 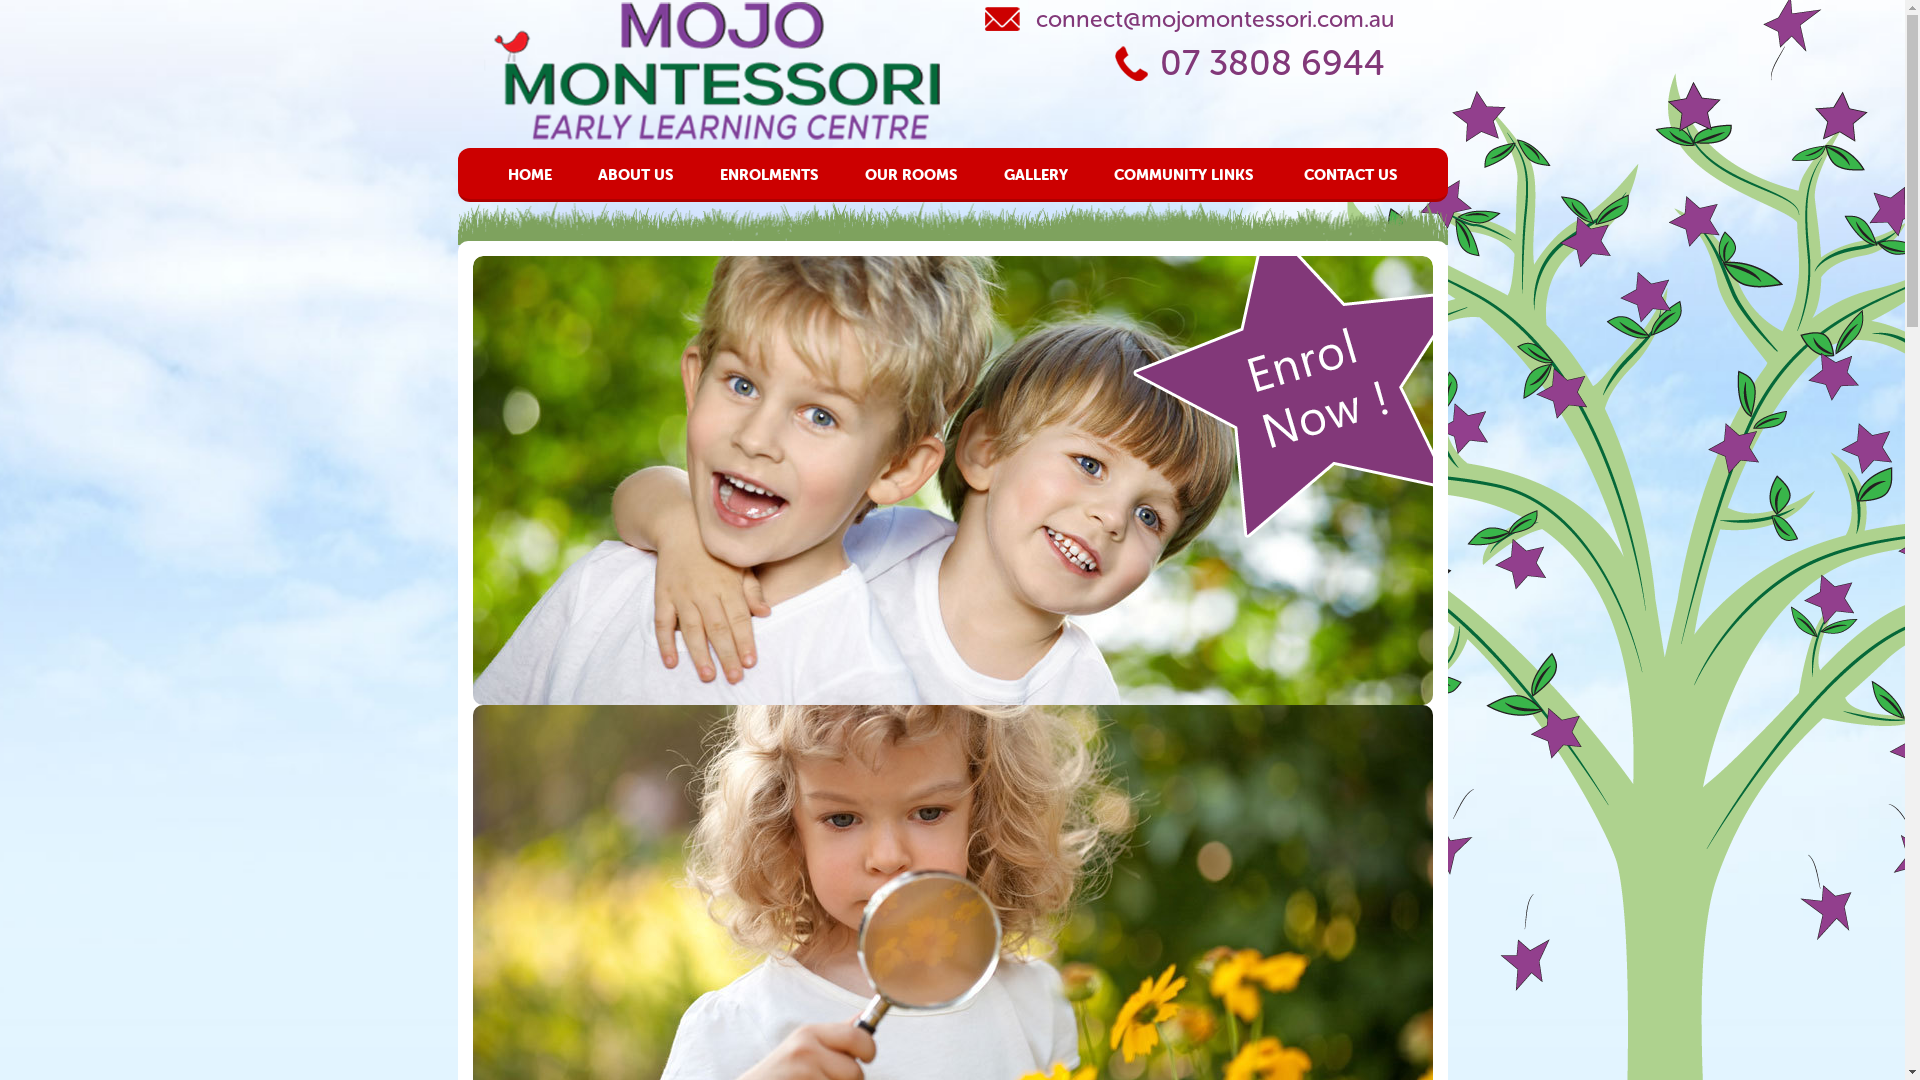 What do you see at coordinates (1036, 172) in the screenshot?
I see `'GALLERY'` at bounding box center [1036, 172].